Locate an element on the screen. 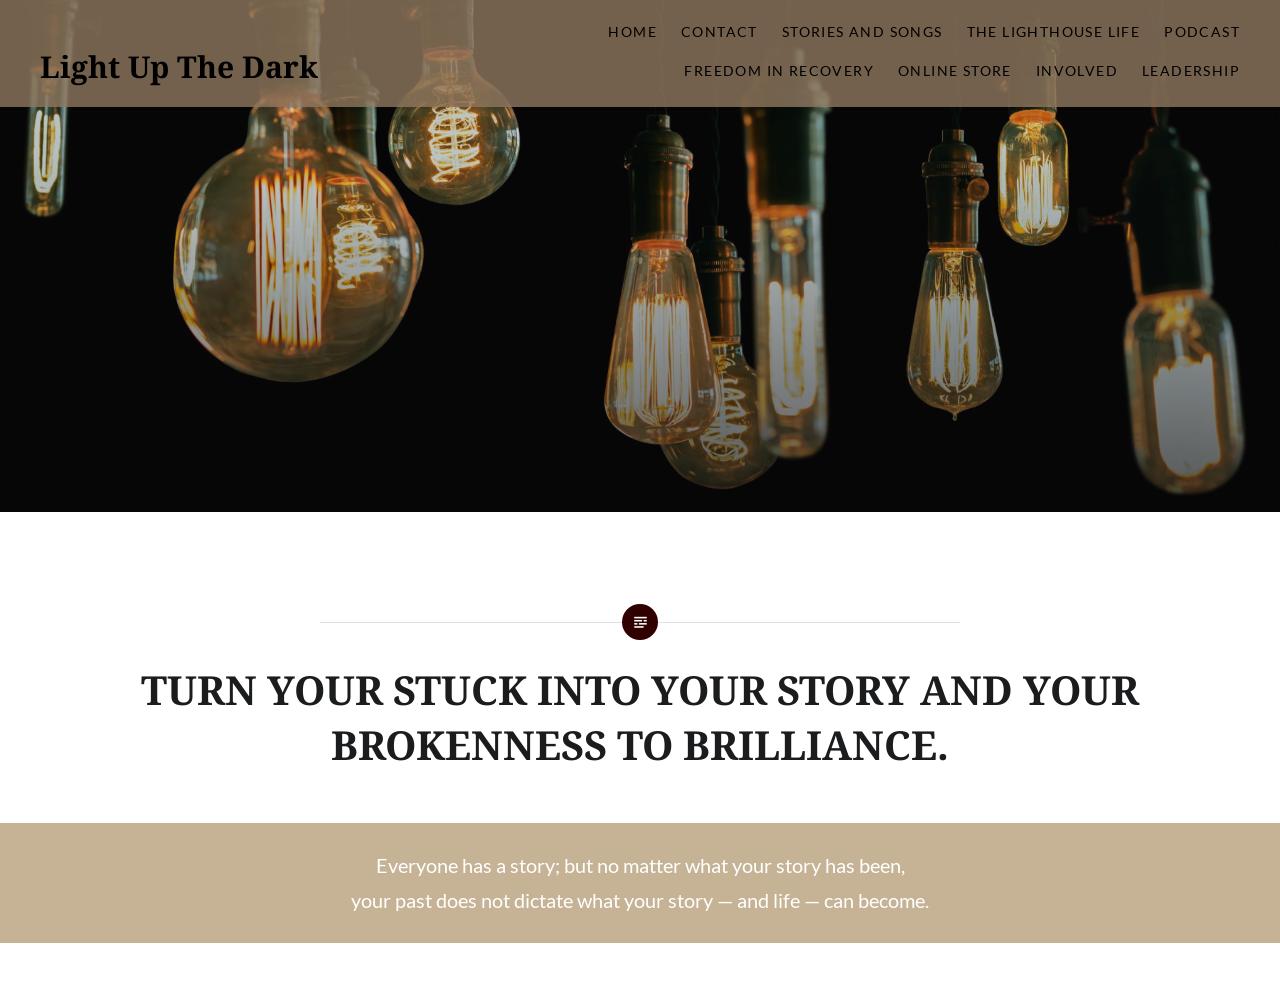  'Everyone has a story; but no matter what your story has been,' is located at coordinates (638, 864).